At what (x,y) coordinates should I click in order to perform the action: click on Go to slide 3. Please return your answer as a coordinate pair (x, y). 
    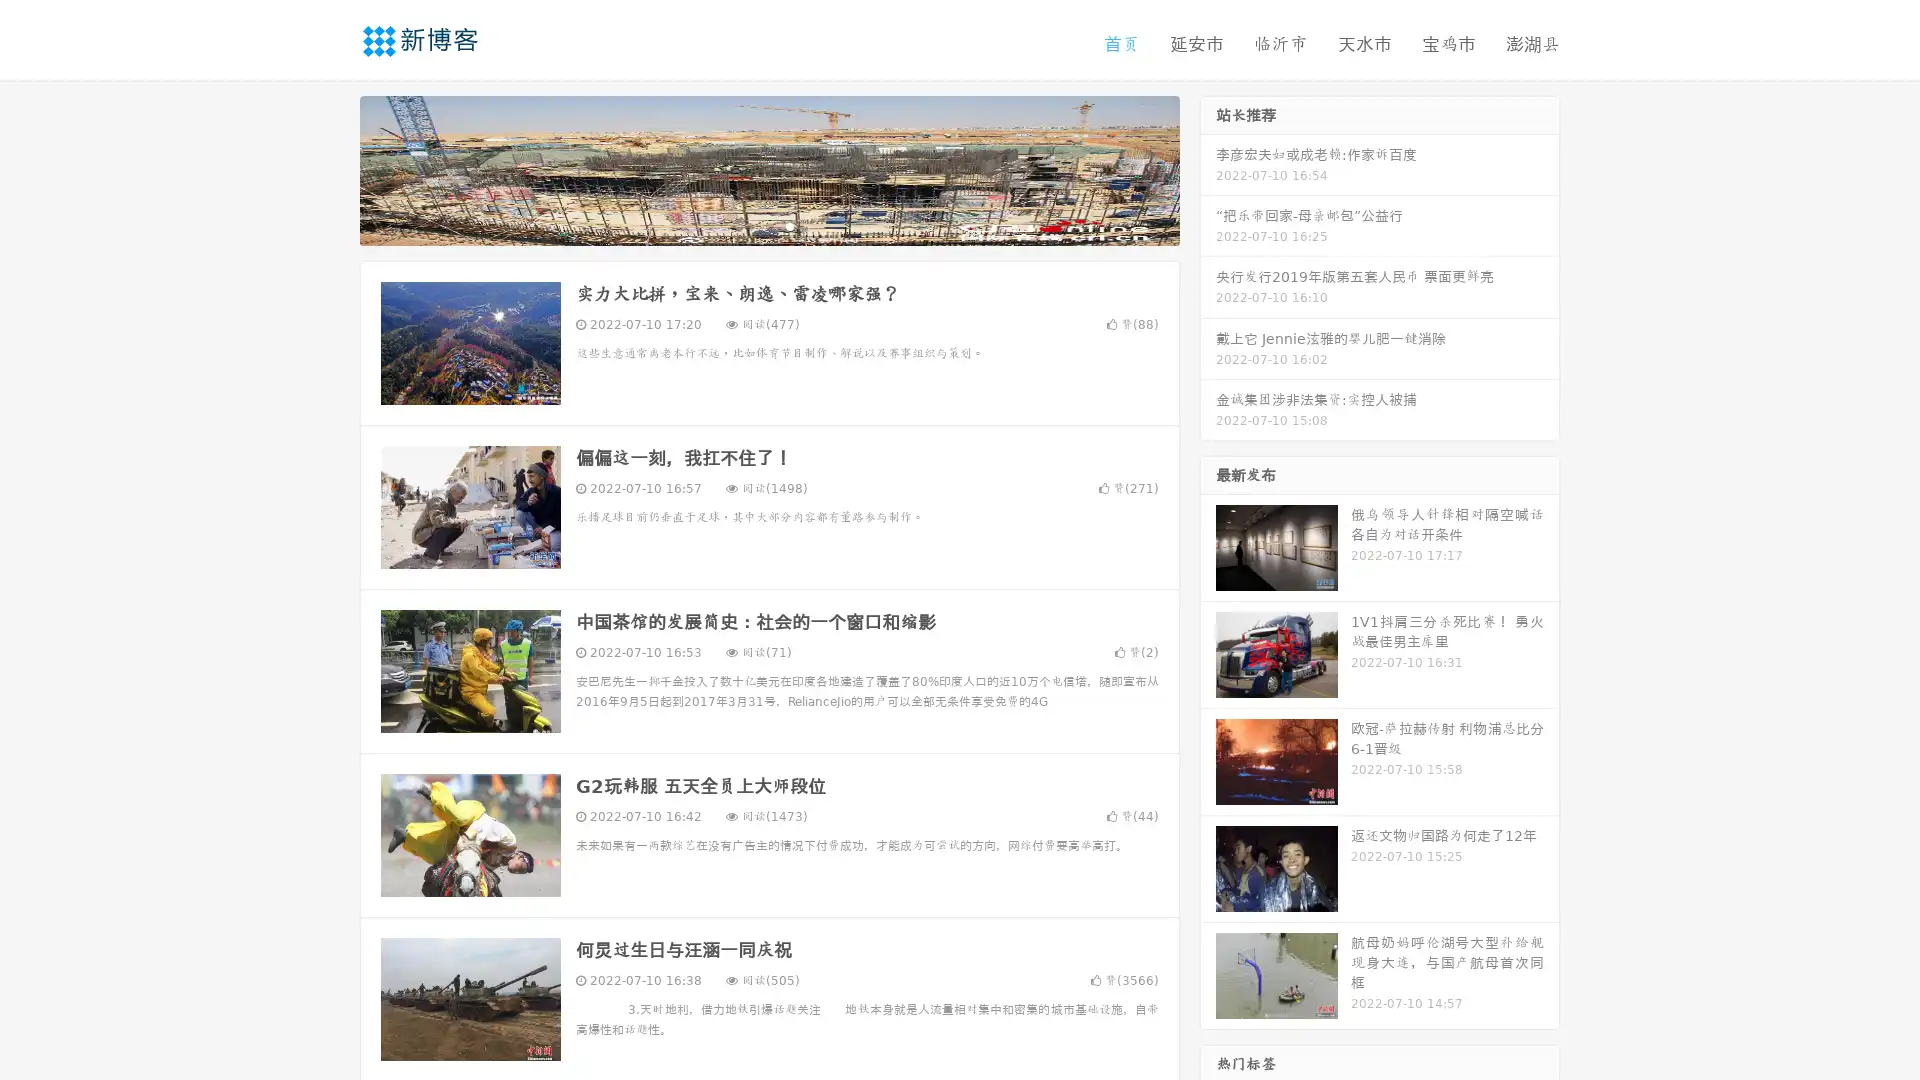
    Looking at the image, I should click on (789, 225).